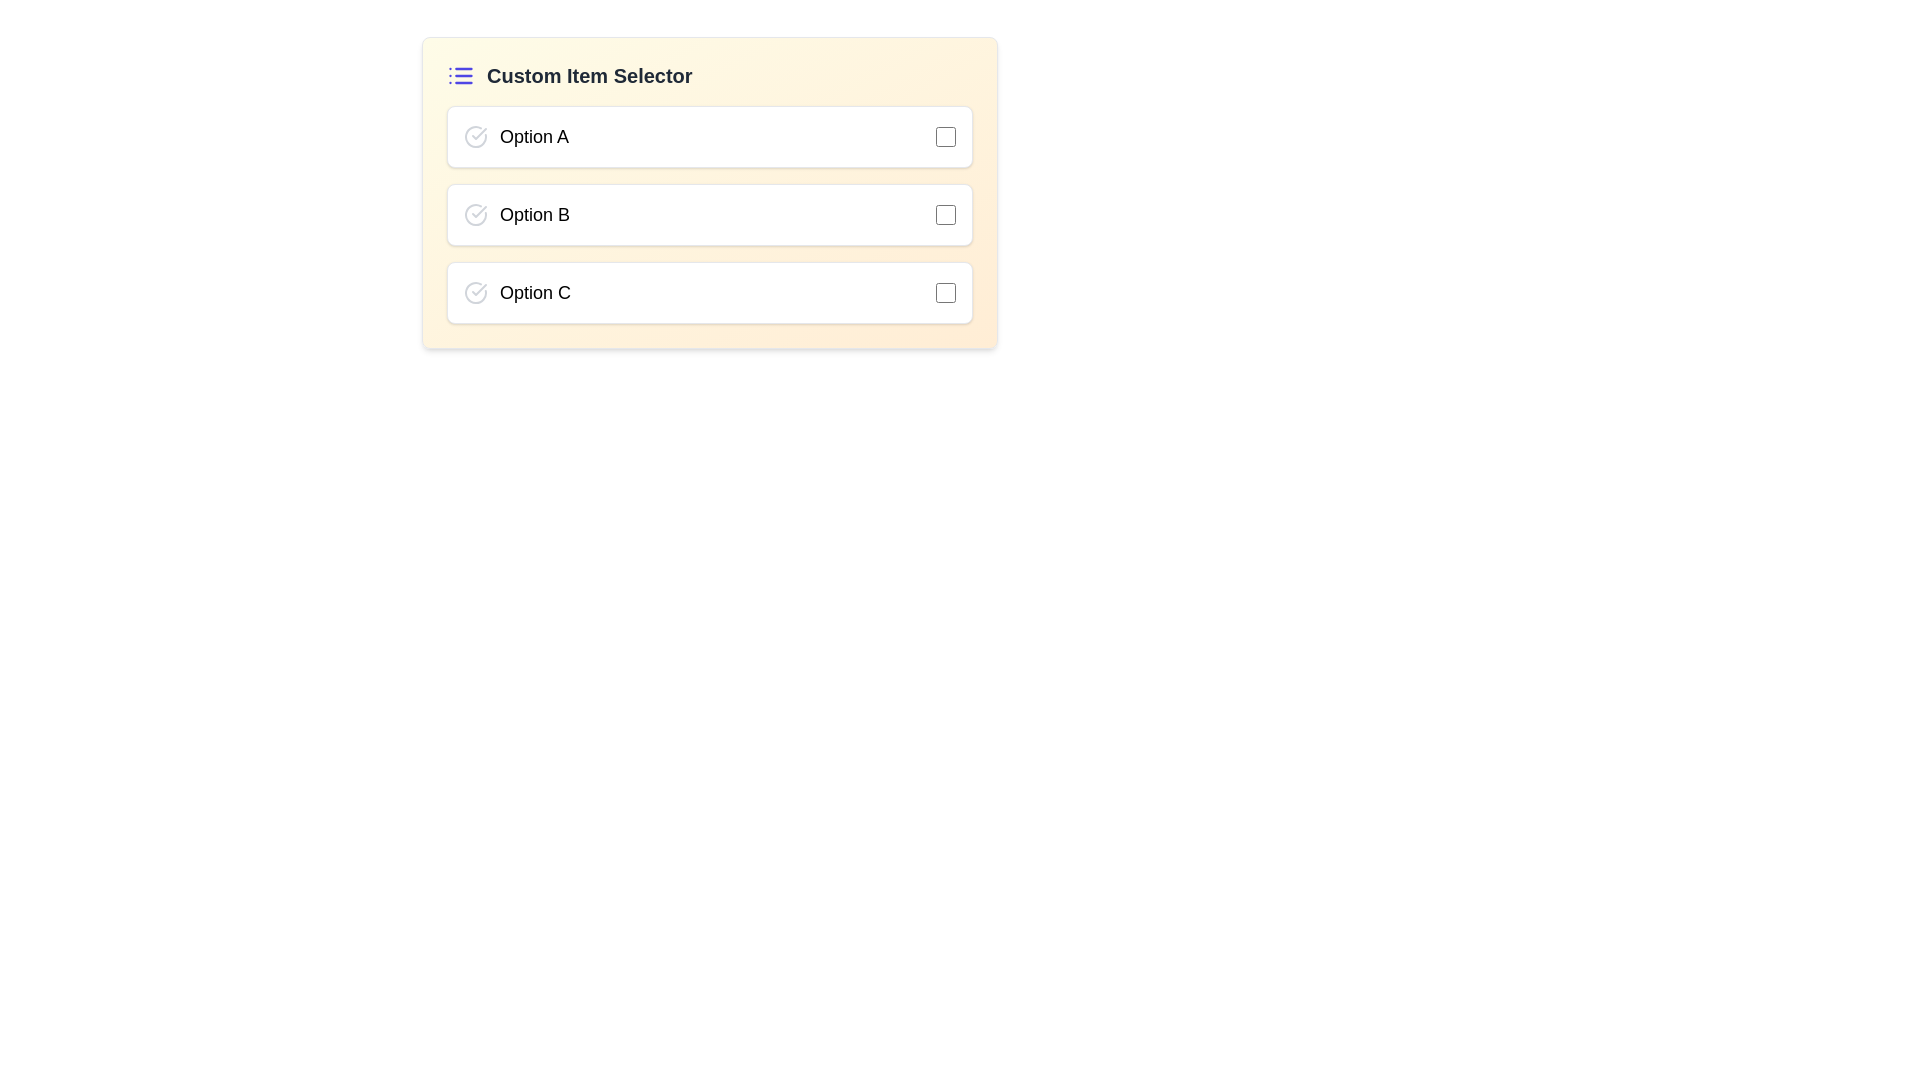 This screenshot has height=1080, width=1920. Describe the element at coordinates (474, 136) in the screenshot. I see `the selection status icon located to the left of the 'Option A' text in the topmost entry of the list` at that location.